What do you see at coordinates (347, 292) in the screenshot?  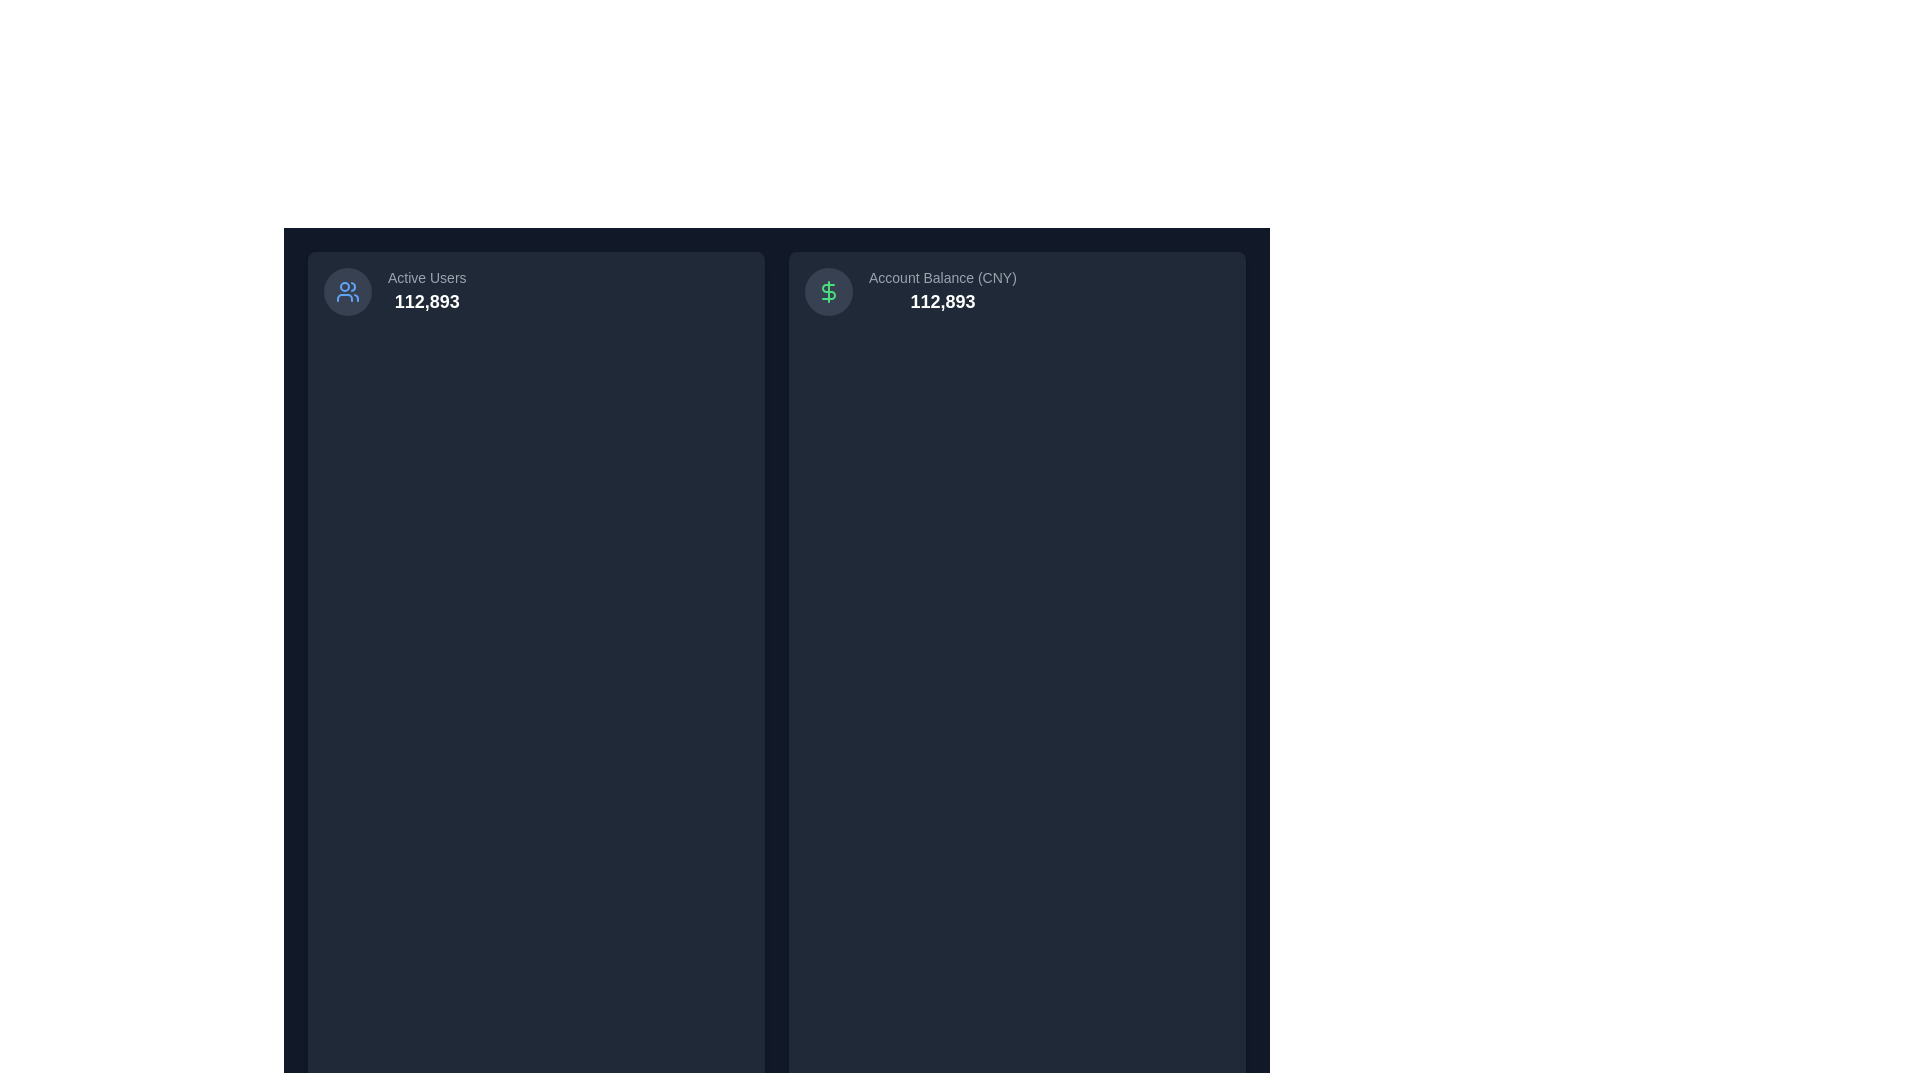 I see `the graphical icon representing a group of users, which has a minimalist design with a circular form and blue color, located within the 'Active Users' card` at bounding box center [347, 292].